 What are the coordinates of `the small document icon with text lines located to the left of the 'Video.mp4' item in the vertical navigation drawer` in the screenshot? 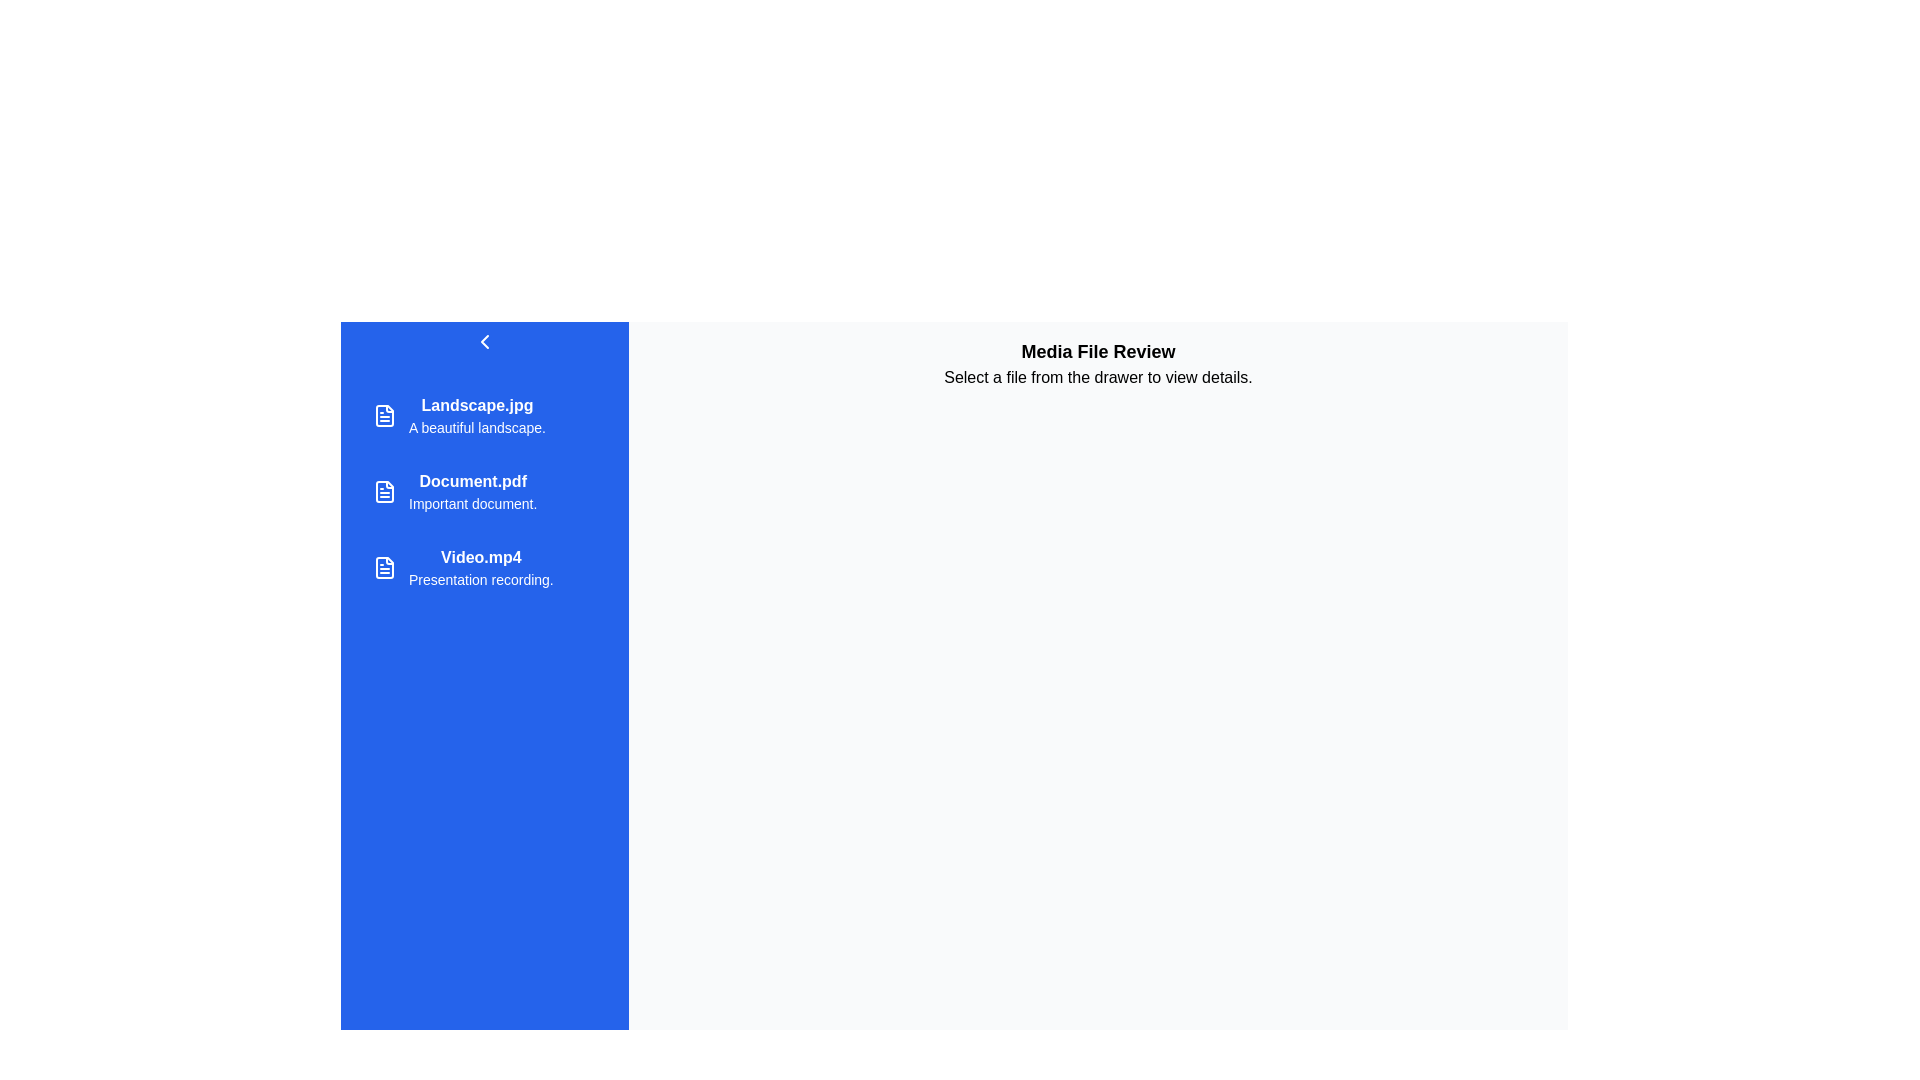 It's located at (384, 567).